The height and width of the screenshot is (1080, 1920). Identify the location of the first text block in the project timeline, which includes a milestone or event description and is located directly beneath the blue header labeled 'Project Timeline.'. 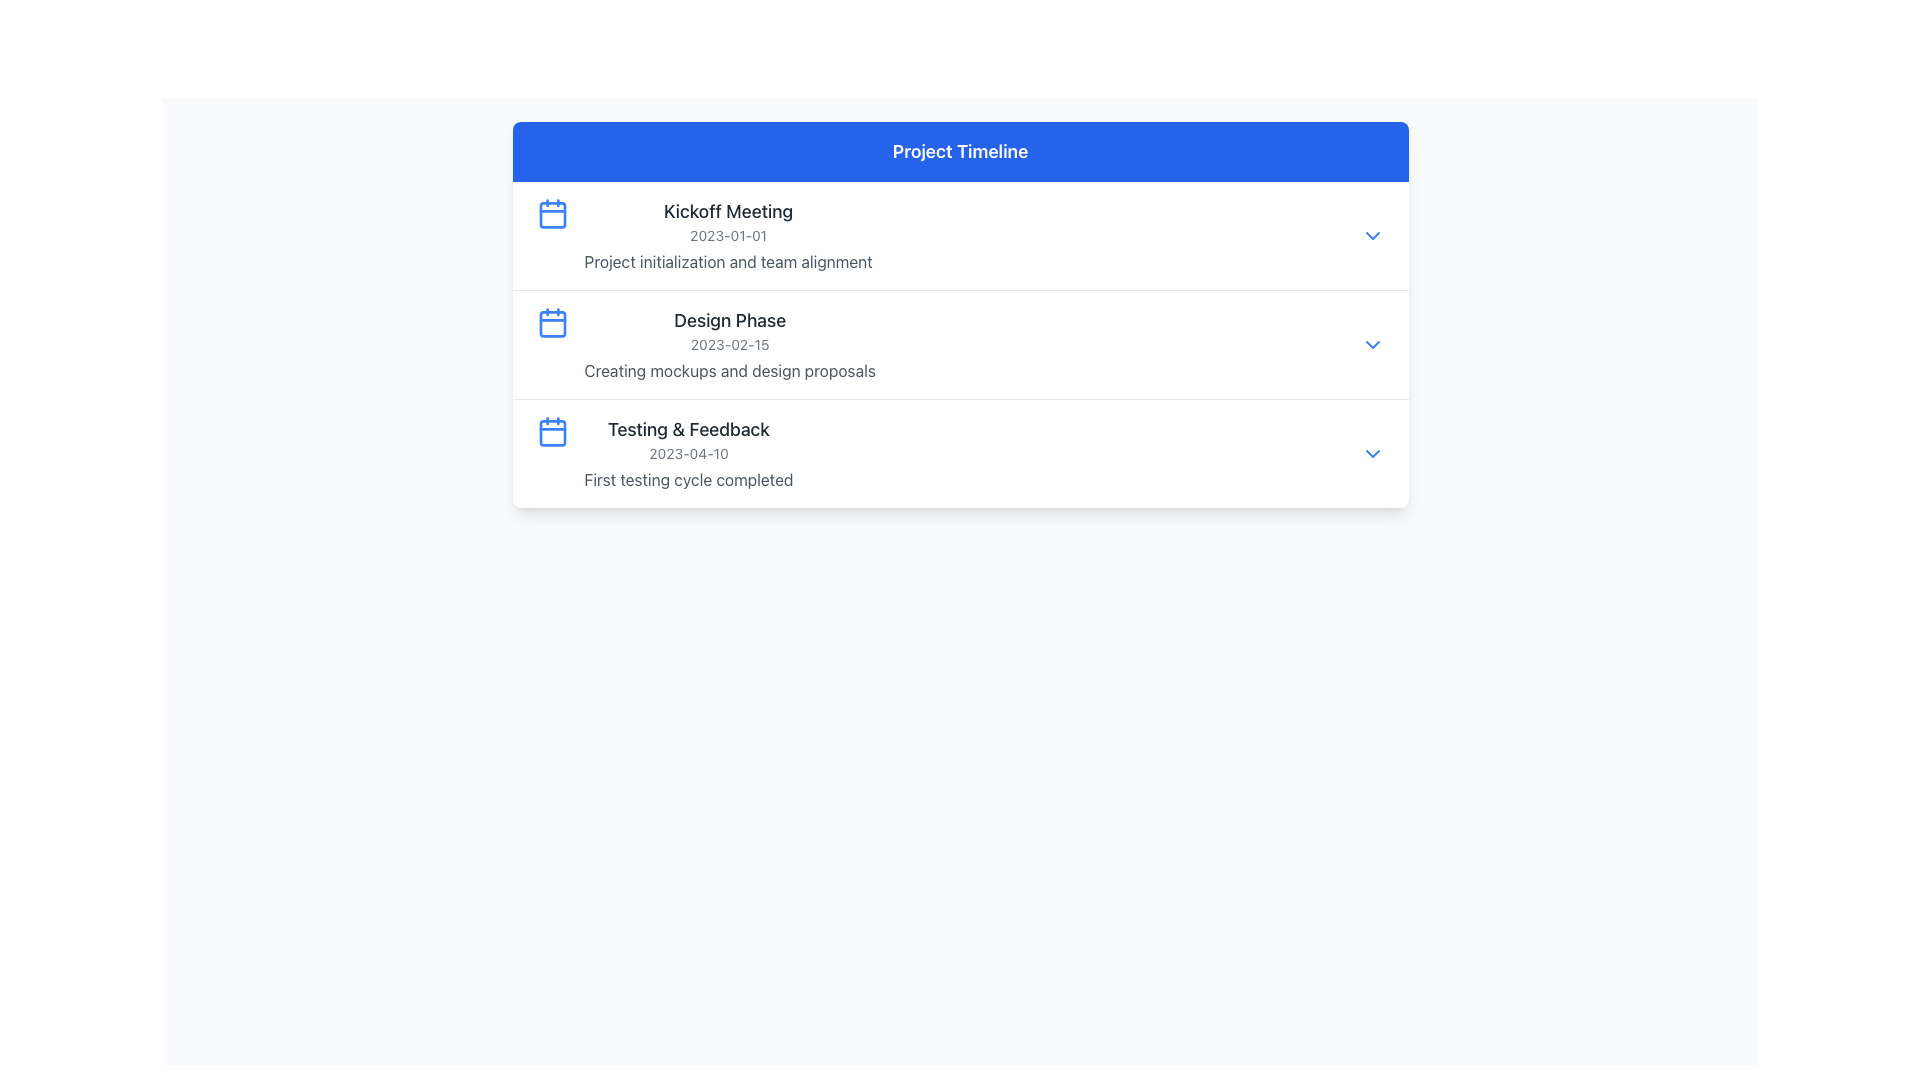
(727, 234).